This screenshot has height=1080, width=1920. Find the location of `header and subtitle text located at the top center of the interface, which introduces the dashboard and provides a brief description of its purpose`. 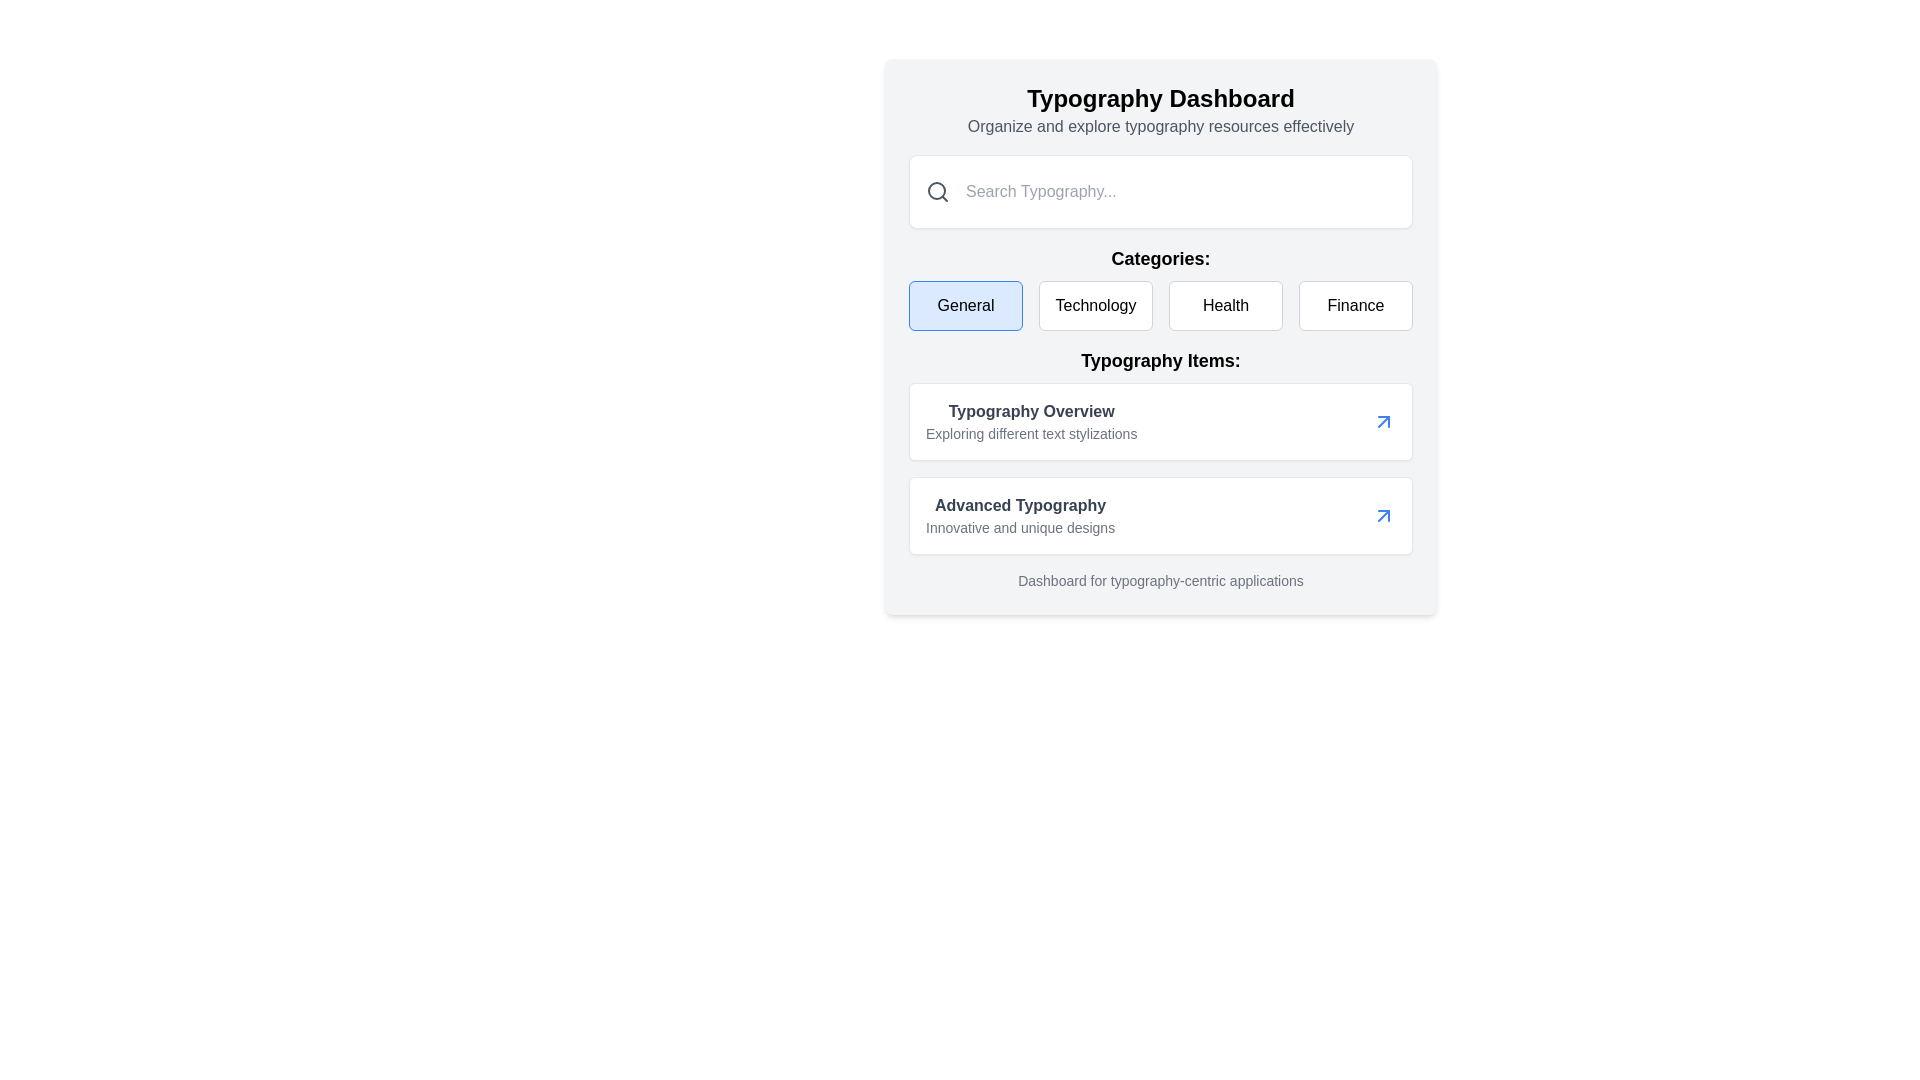

header and subtitle text located at the top center of the interface, which introduces the dashboard and provides a brief description of its purpose is located at coordinates (1161, 111).